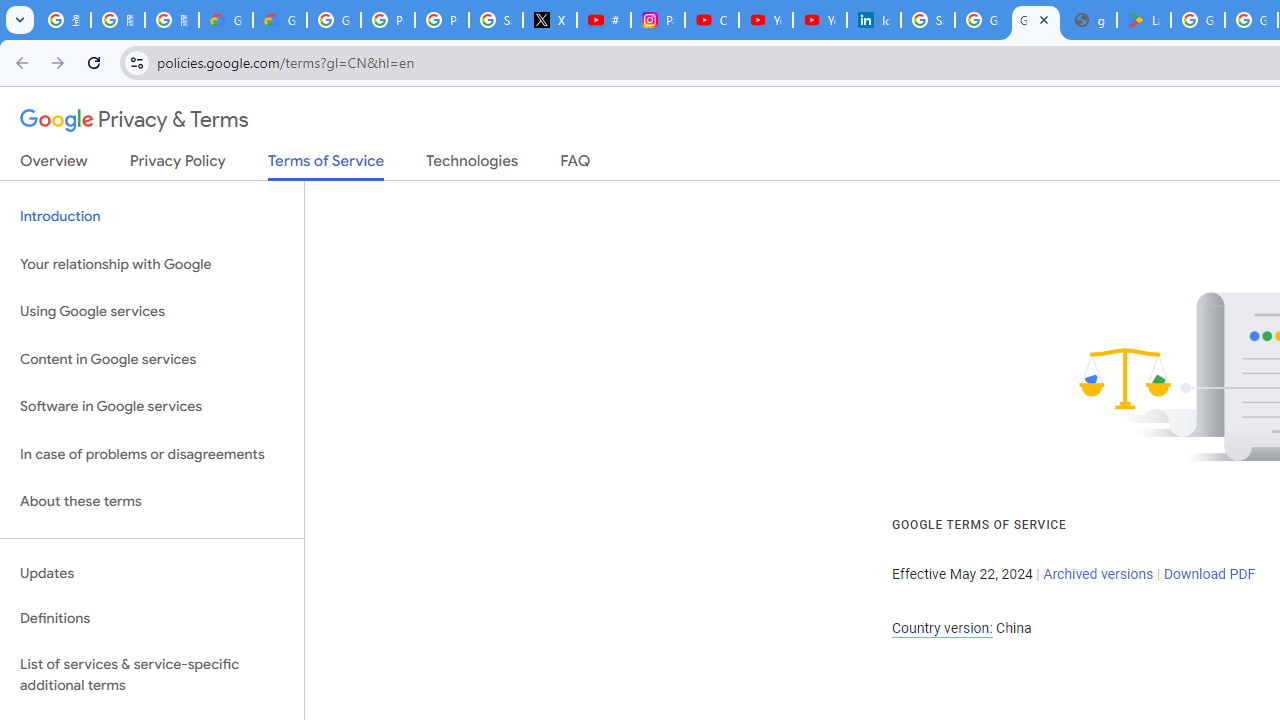 The width and height of the screenshot is (1280, 720). Describe the element at coordinates (151, 618) in the screenshot. I see `'Definitions'` at that location.